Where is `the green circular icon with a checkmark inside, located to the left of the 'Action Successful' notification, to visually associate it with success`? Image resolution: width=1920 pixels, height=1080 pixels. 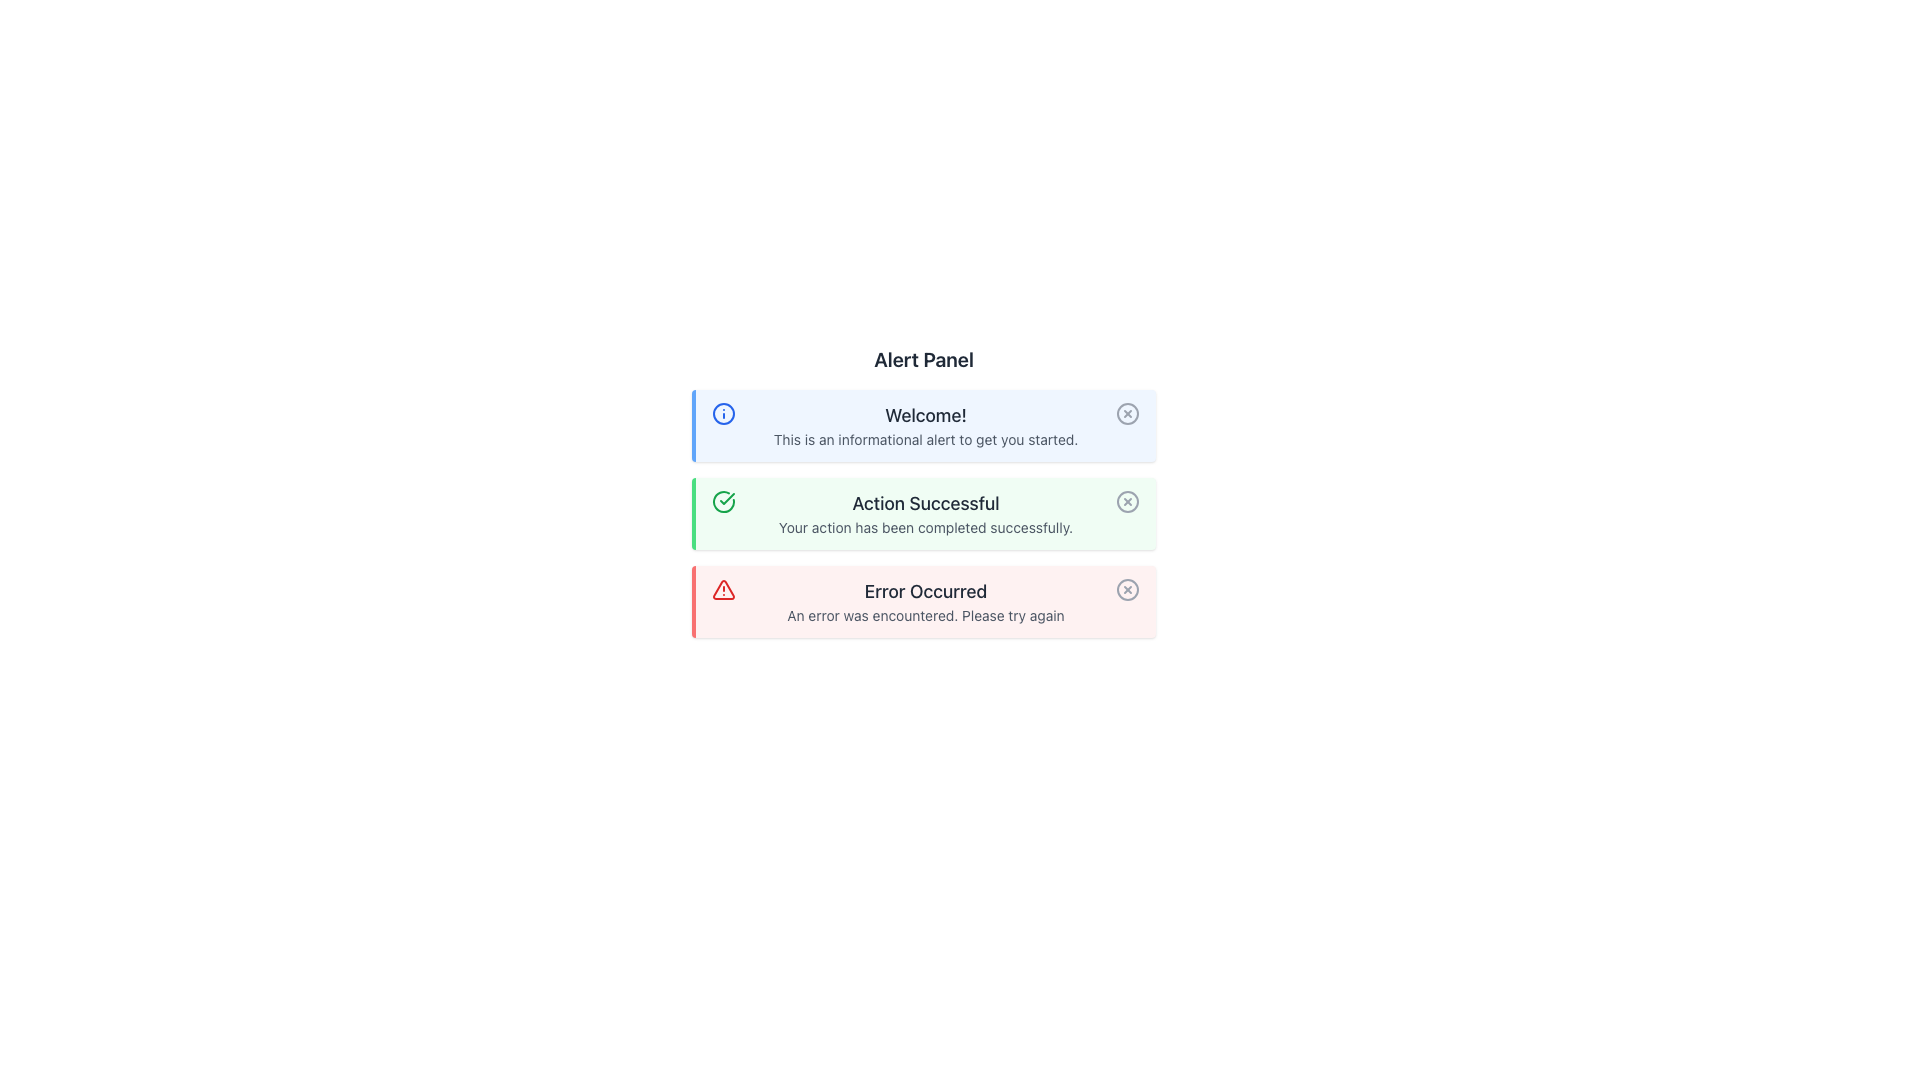
the green circular icon with a checkmark inside, located to the left of the 'Action Successful' notification, to visually associate it with success is located at coordinates (723, 500).